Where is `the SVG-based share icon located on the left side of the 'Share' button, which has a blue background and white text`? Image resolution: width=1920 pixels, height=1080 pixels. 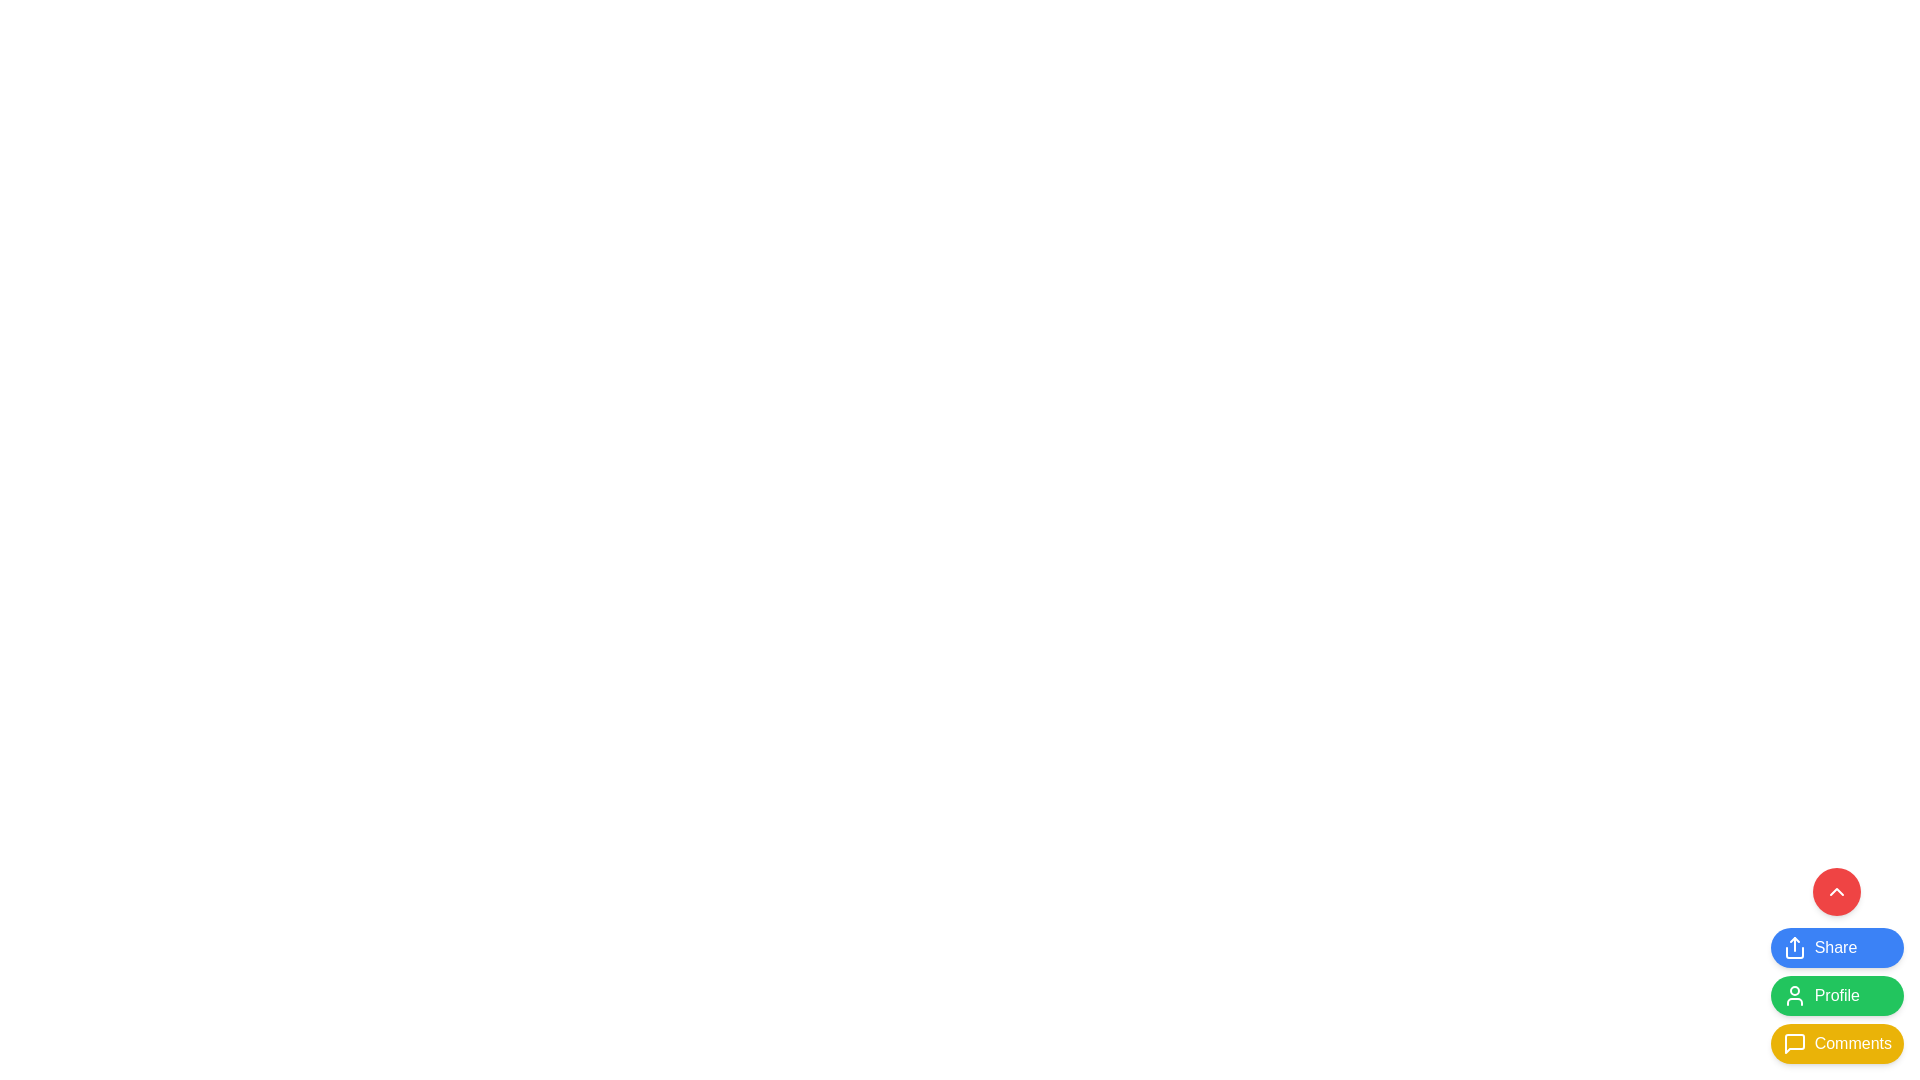 the SVG-based share icon located on the left side of the 'Share' button, which has a blue background and white text is located at coordinates (1794, 947).